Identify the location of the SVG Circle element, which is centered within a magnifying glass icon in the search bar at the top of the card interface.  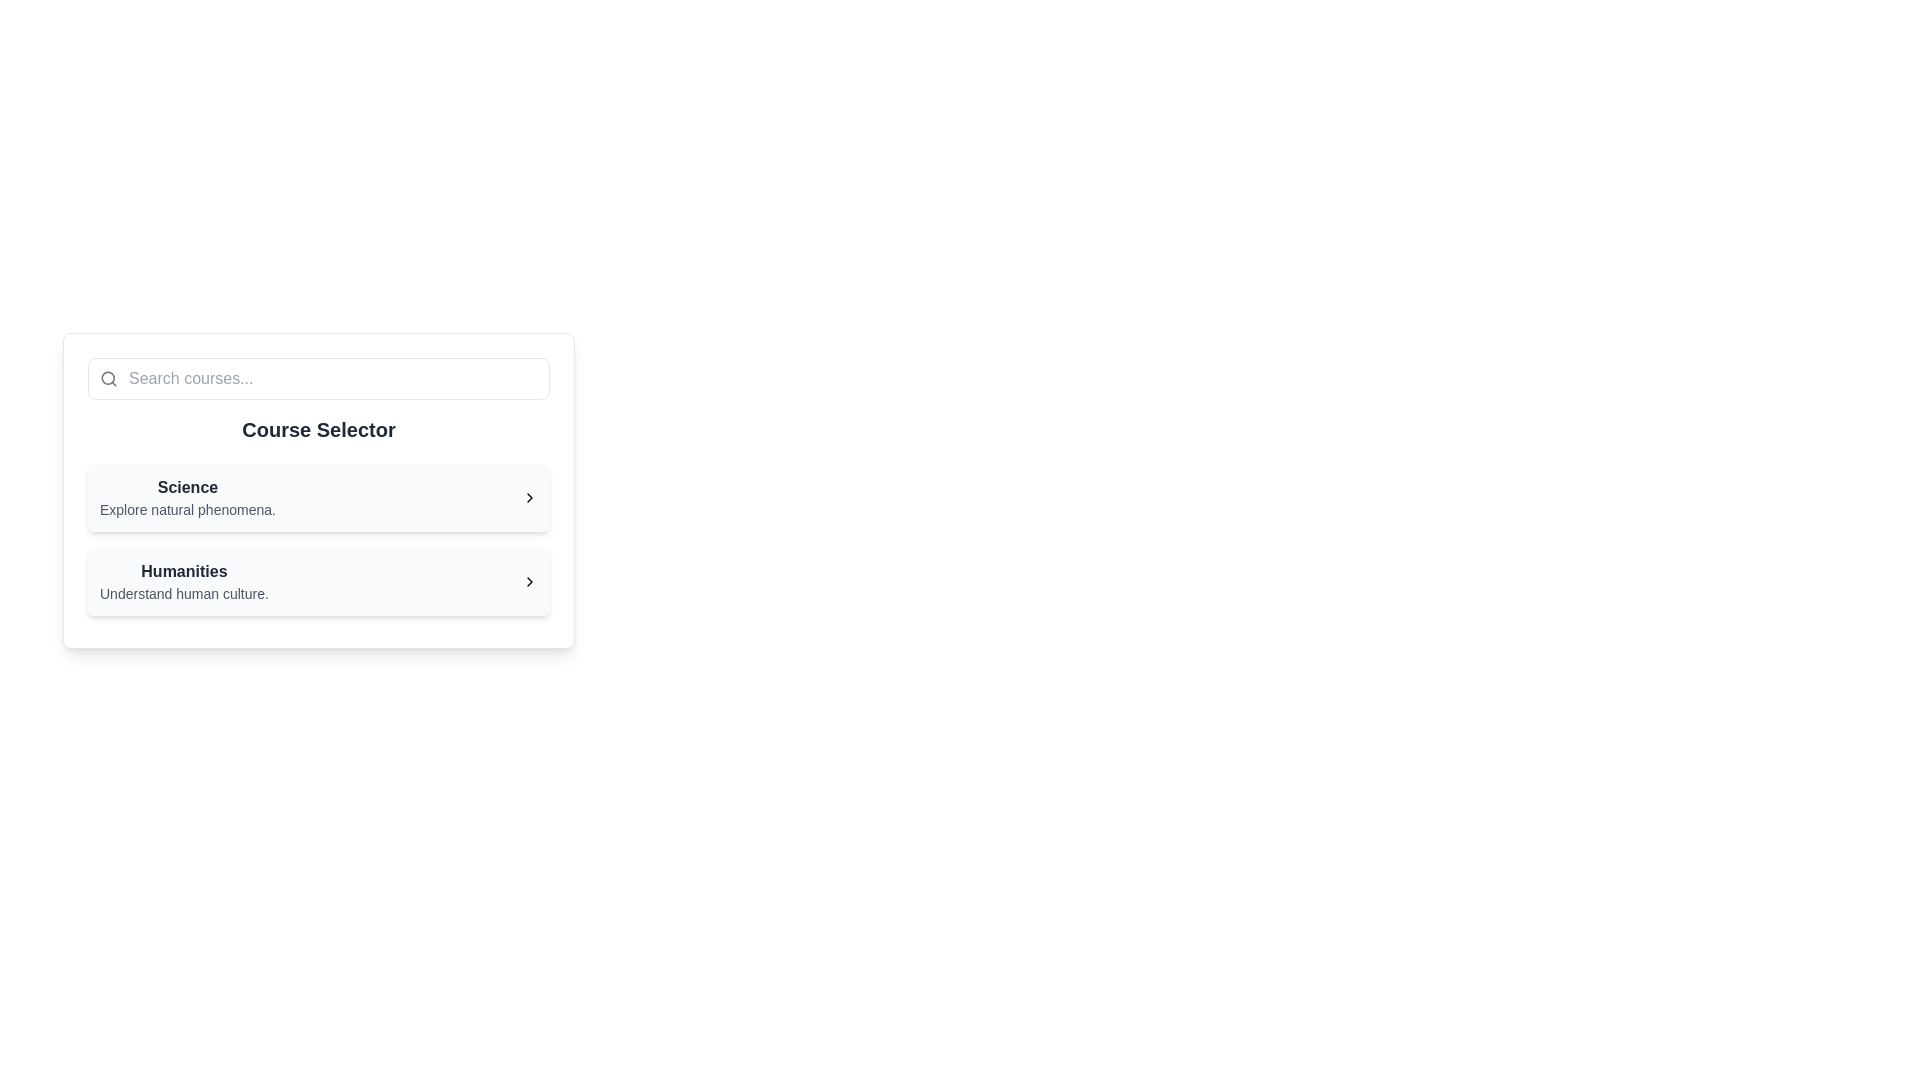
(107, 378).